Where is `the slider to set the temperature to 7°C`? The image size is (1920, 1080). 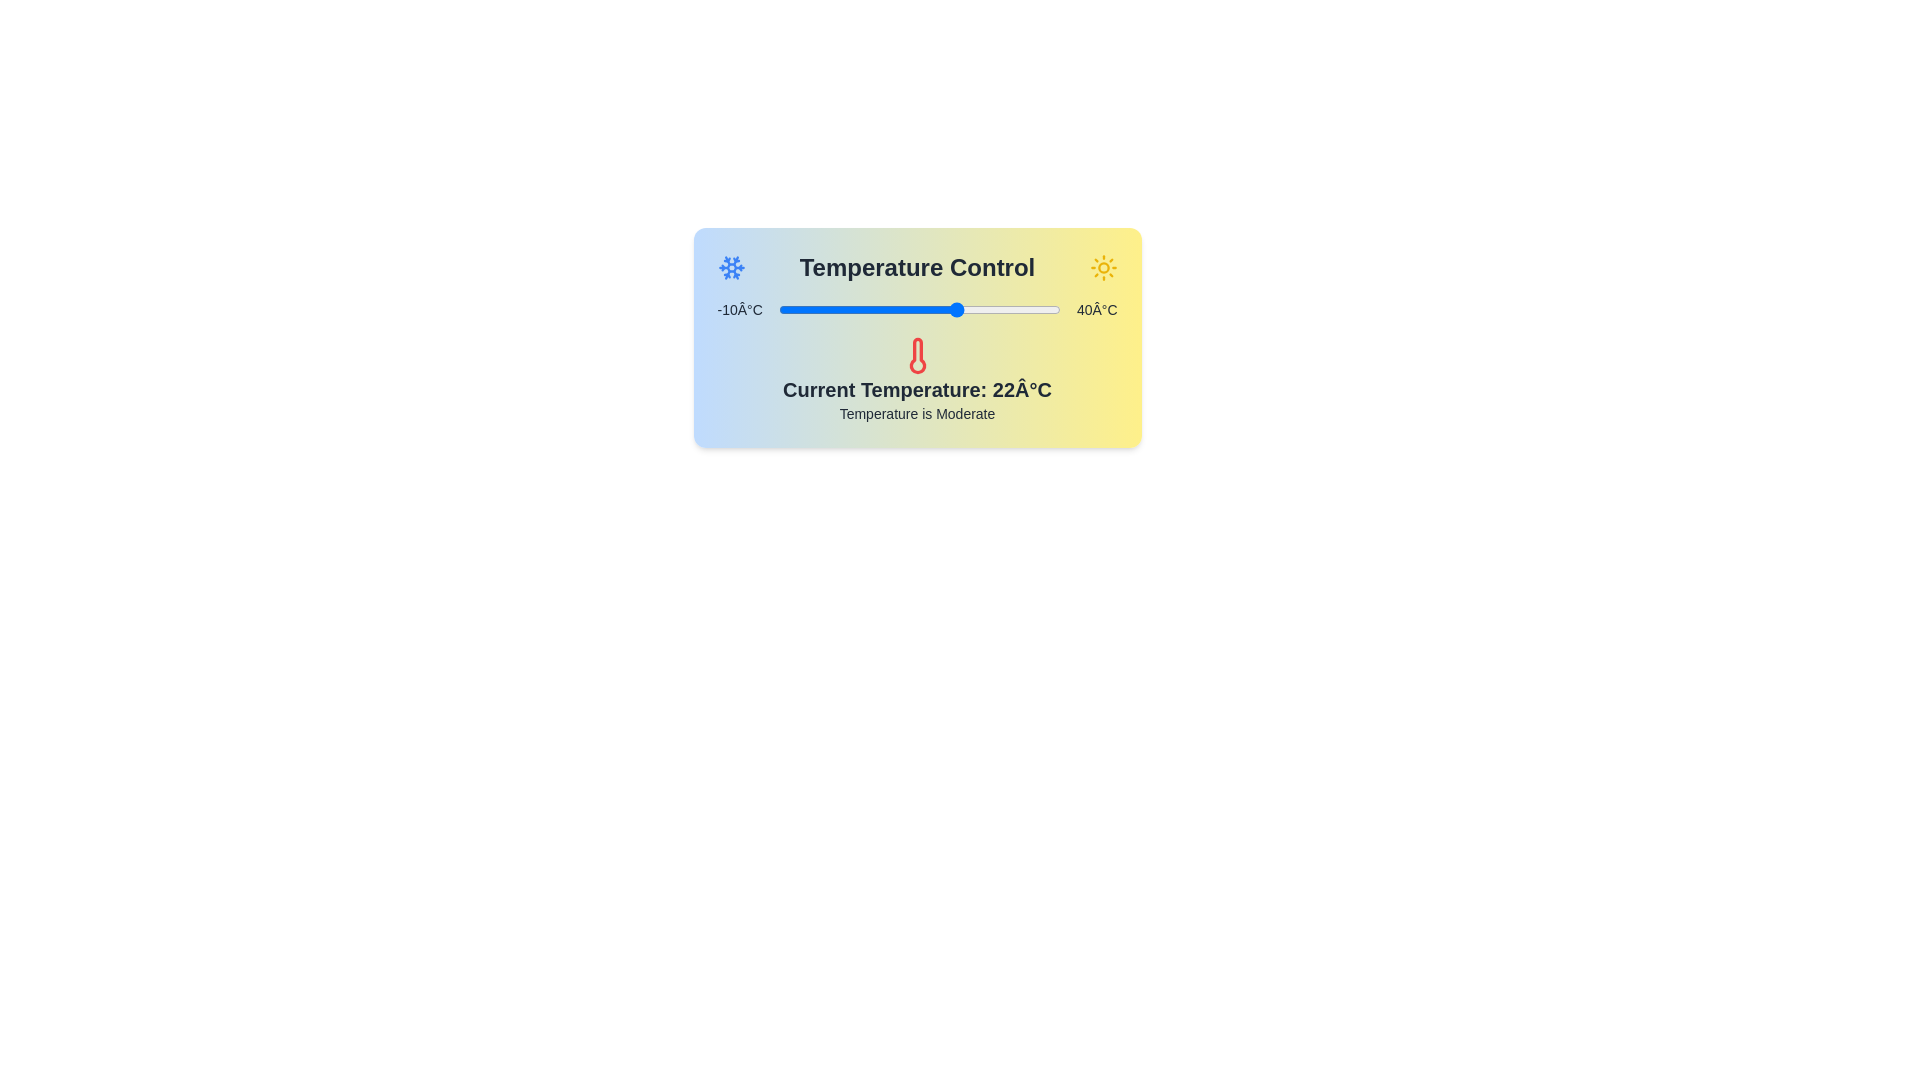 the slider to set the temperature to 7°C is located at coordinates (874, 309).